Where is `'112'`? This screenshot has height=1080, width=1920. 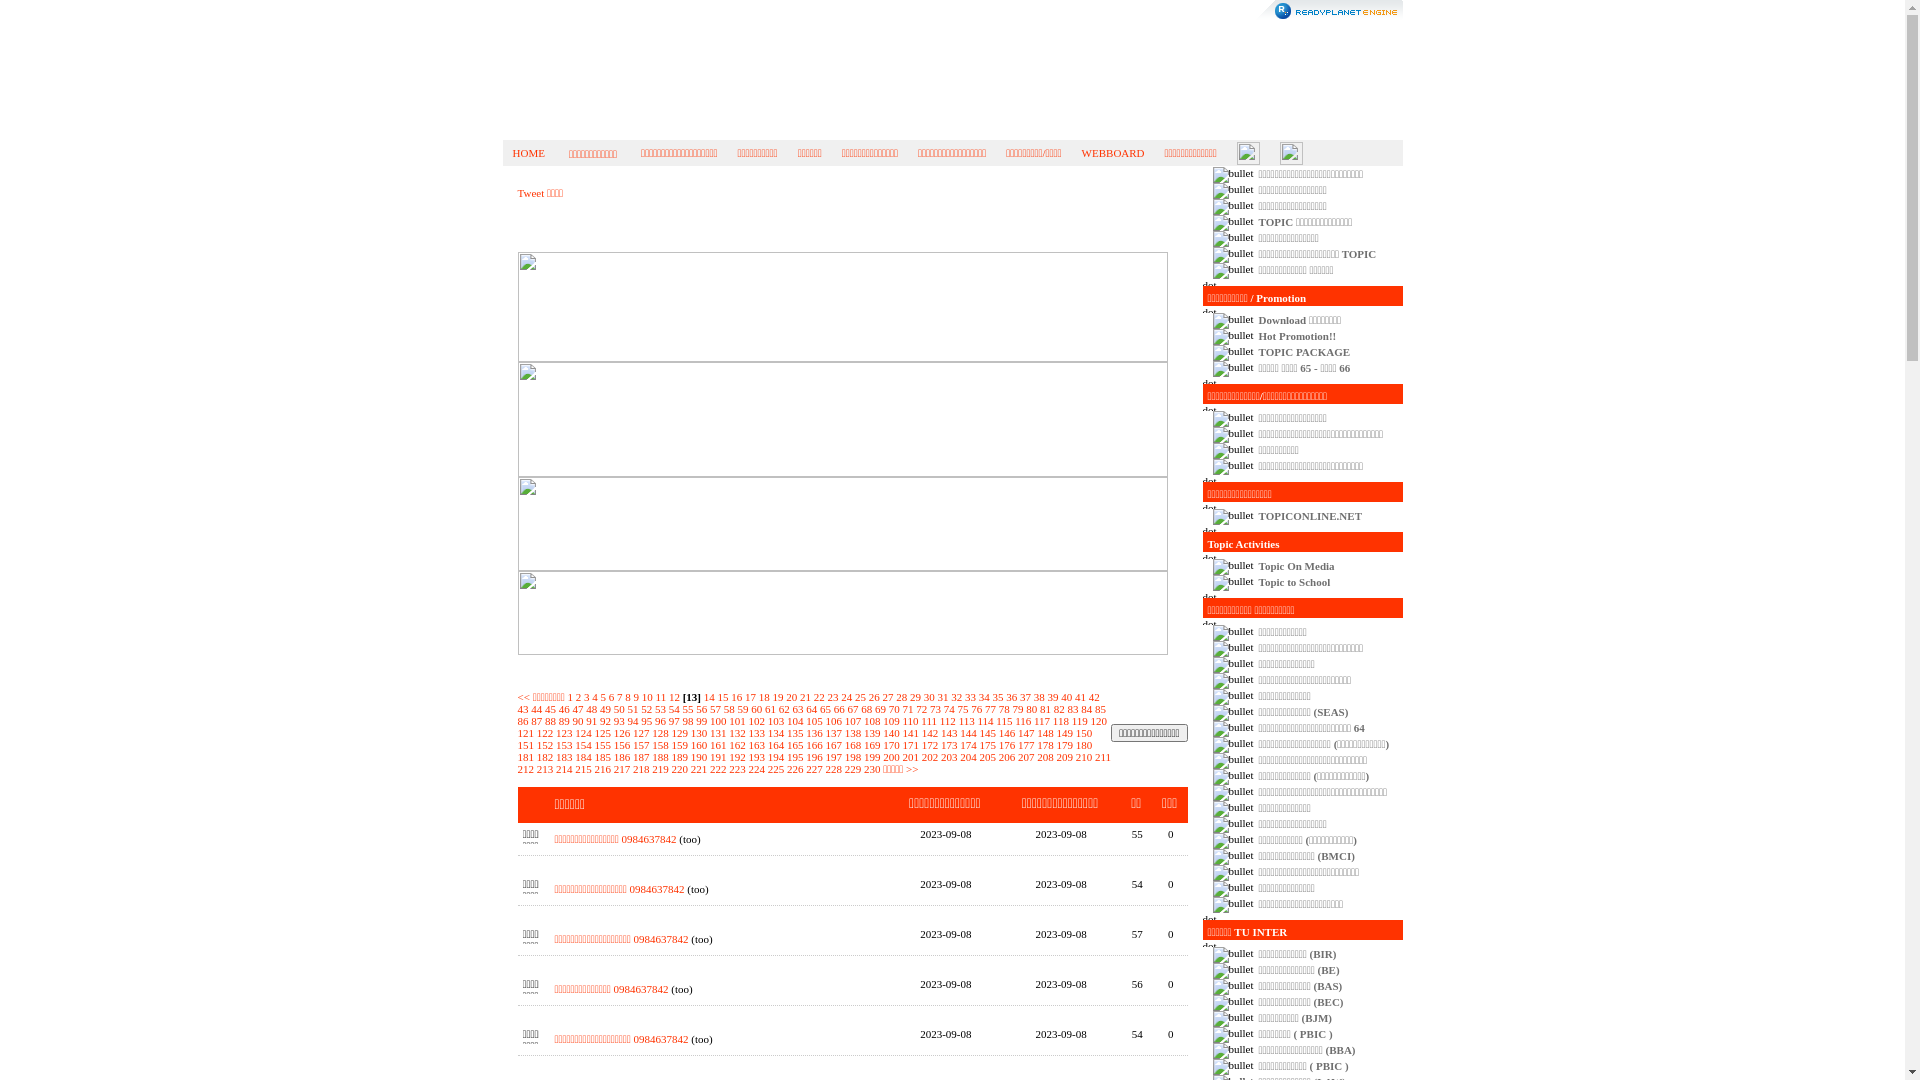 '112' is located at coordinates (939, 721).